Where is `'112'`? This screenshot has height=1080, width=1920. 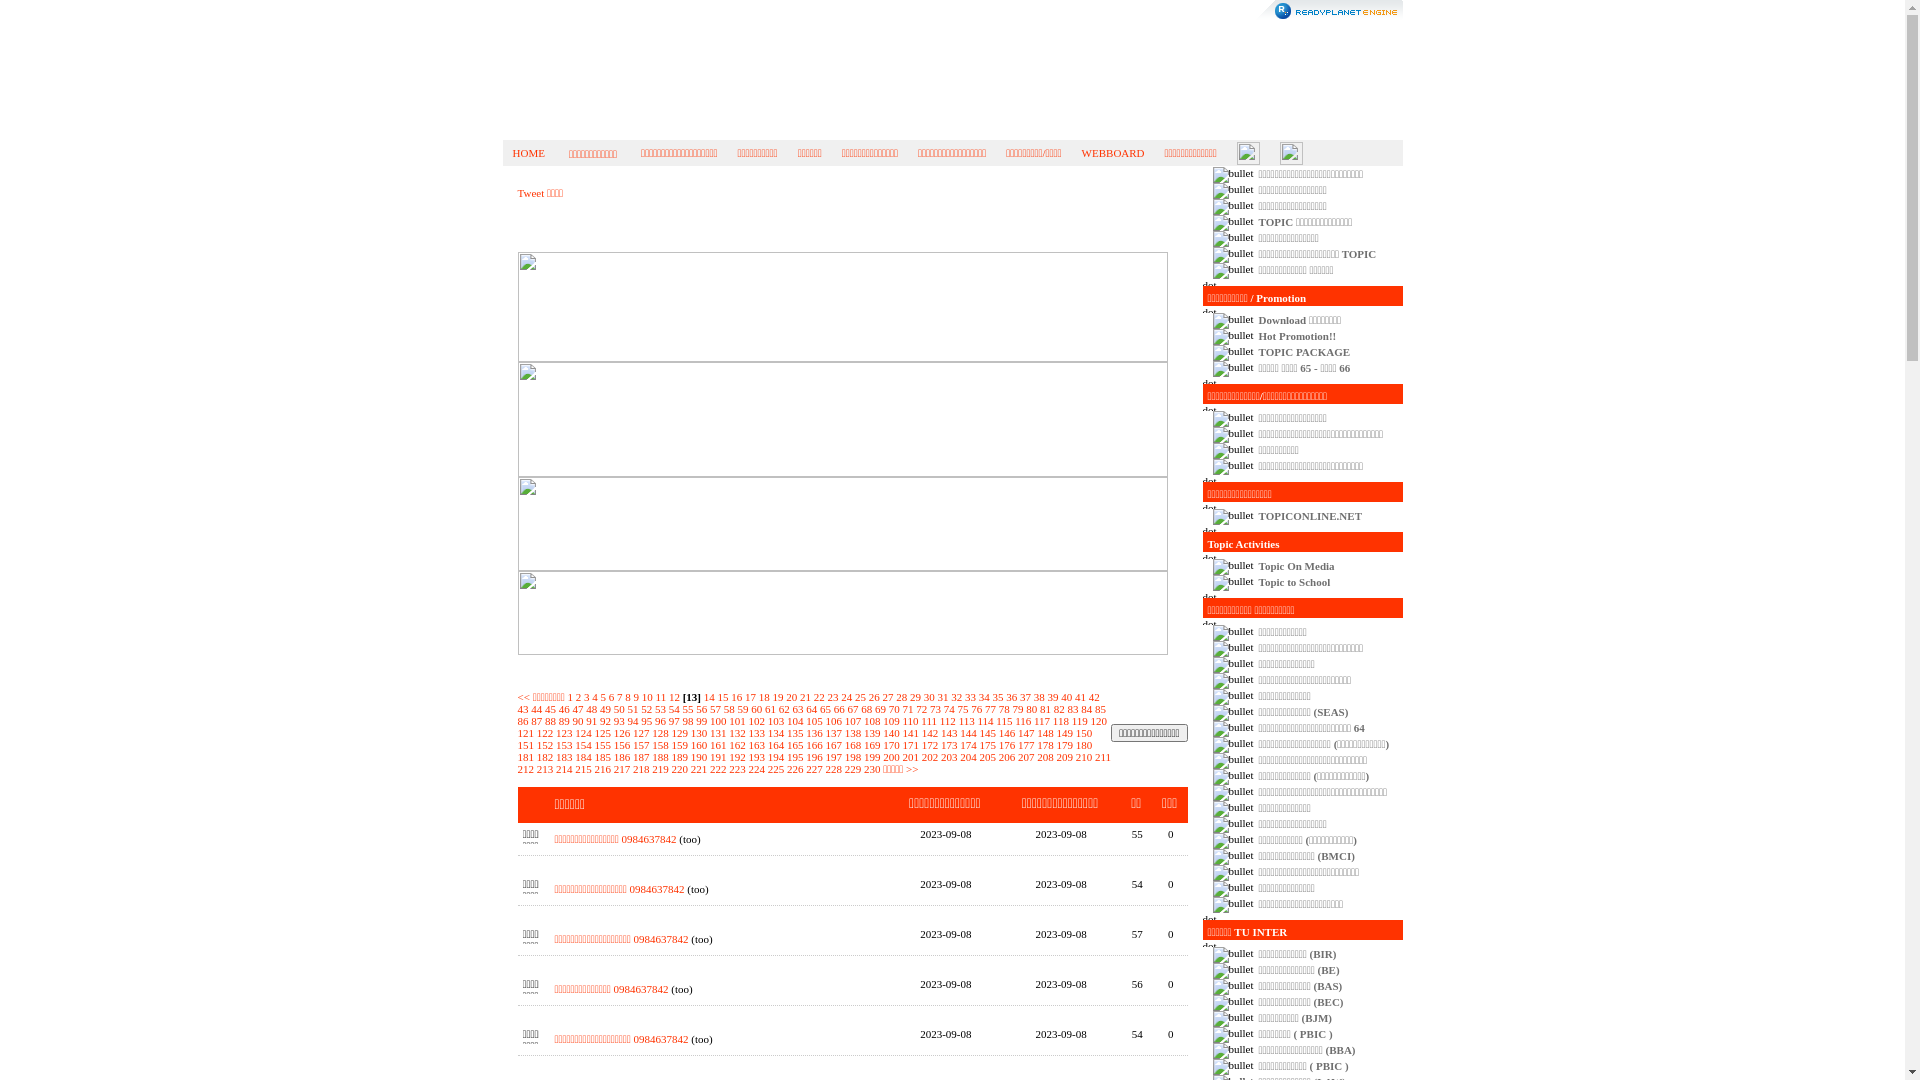 '112' is located at coordinates (939, 721).